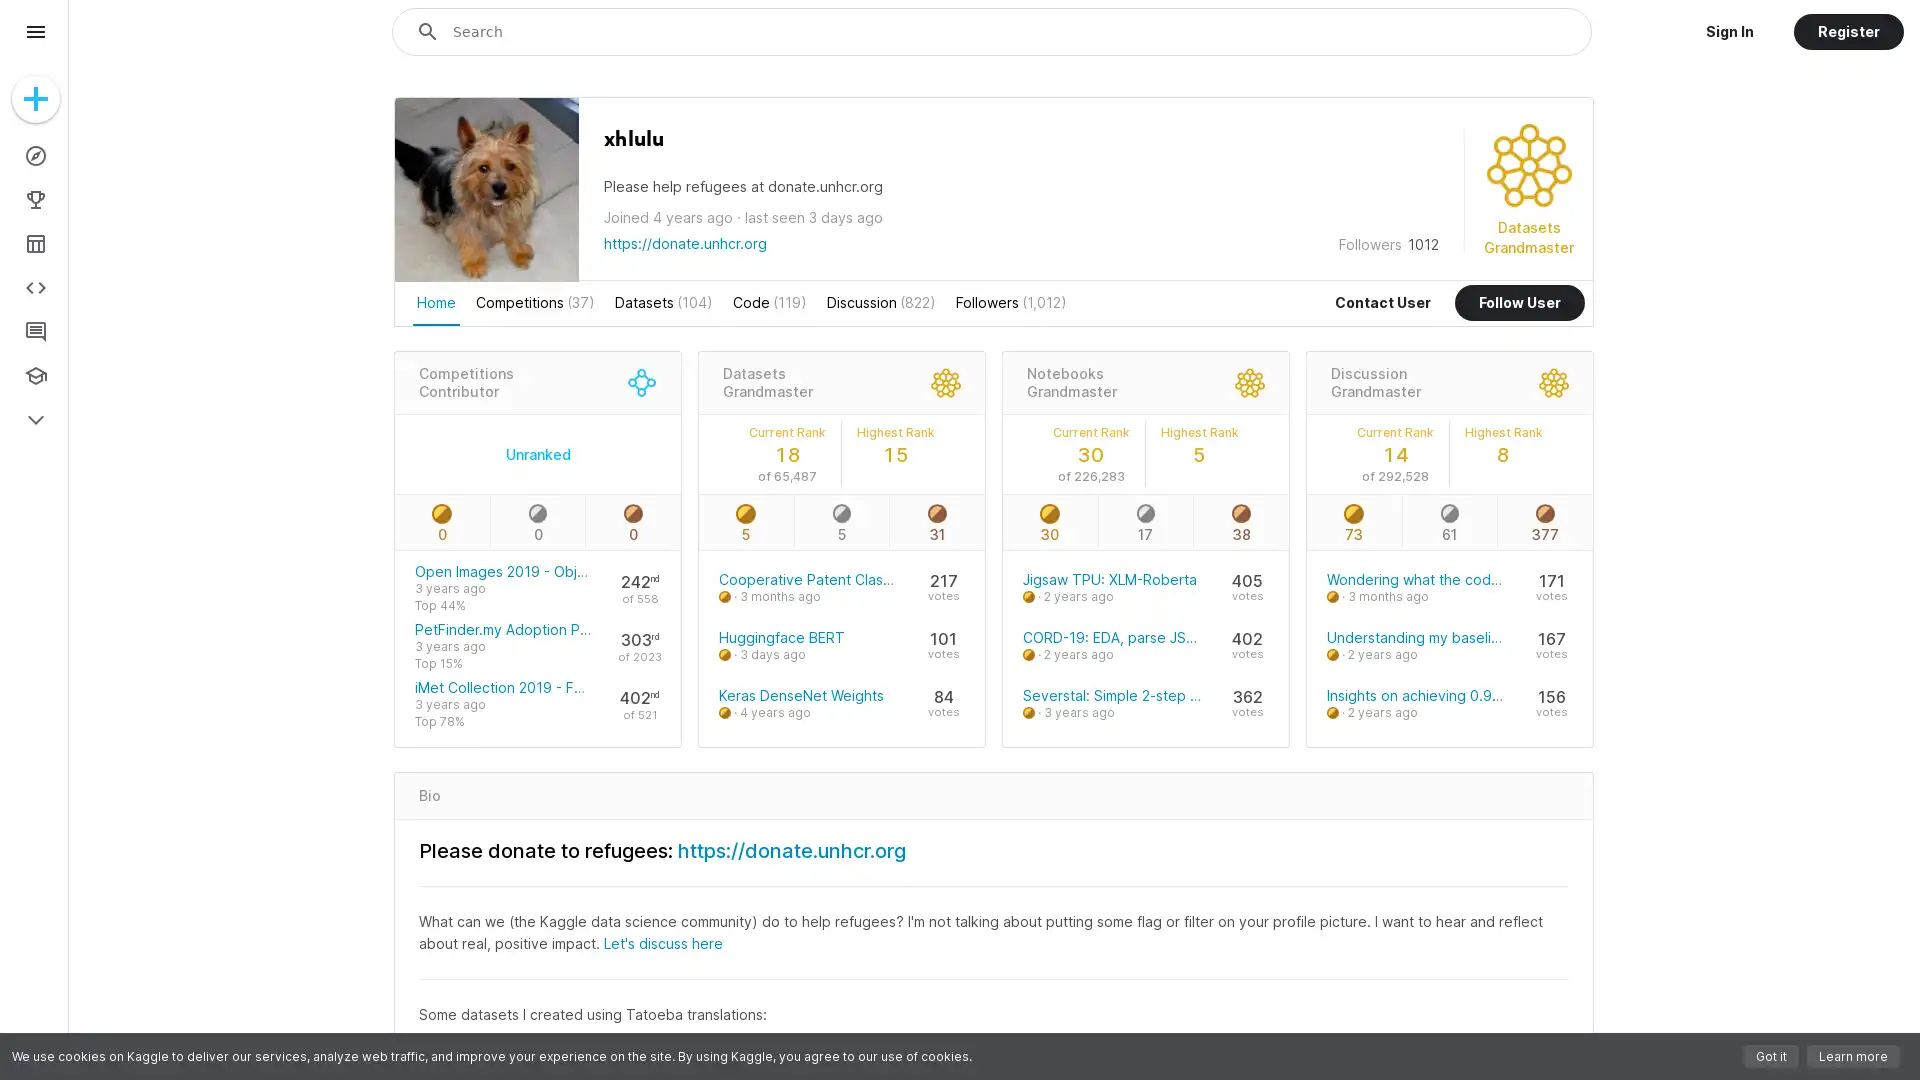 This screenshot has width=1920, height=1080. I want to click on Contact User, so click(1381, 303).